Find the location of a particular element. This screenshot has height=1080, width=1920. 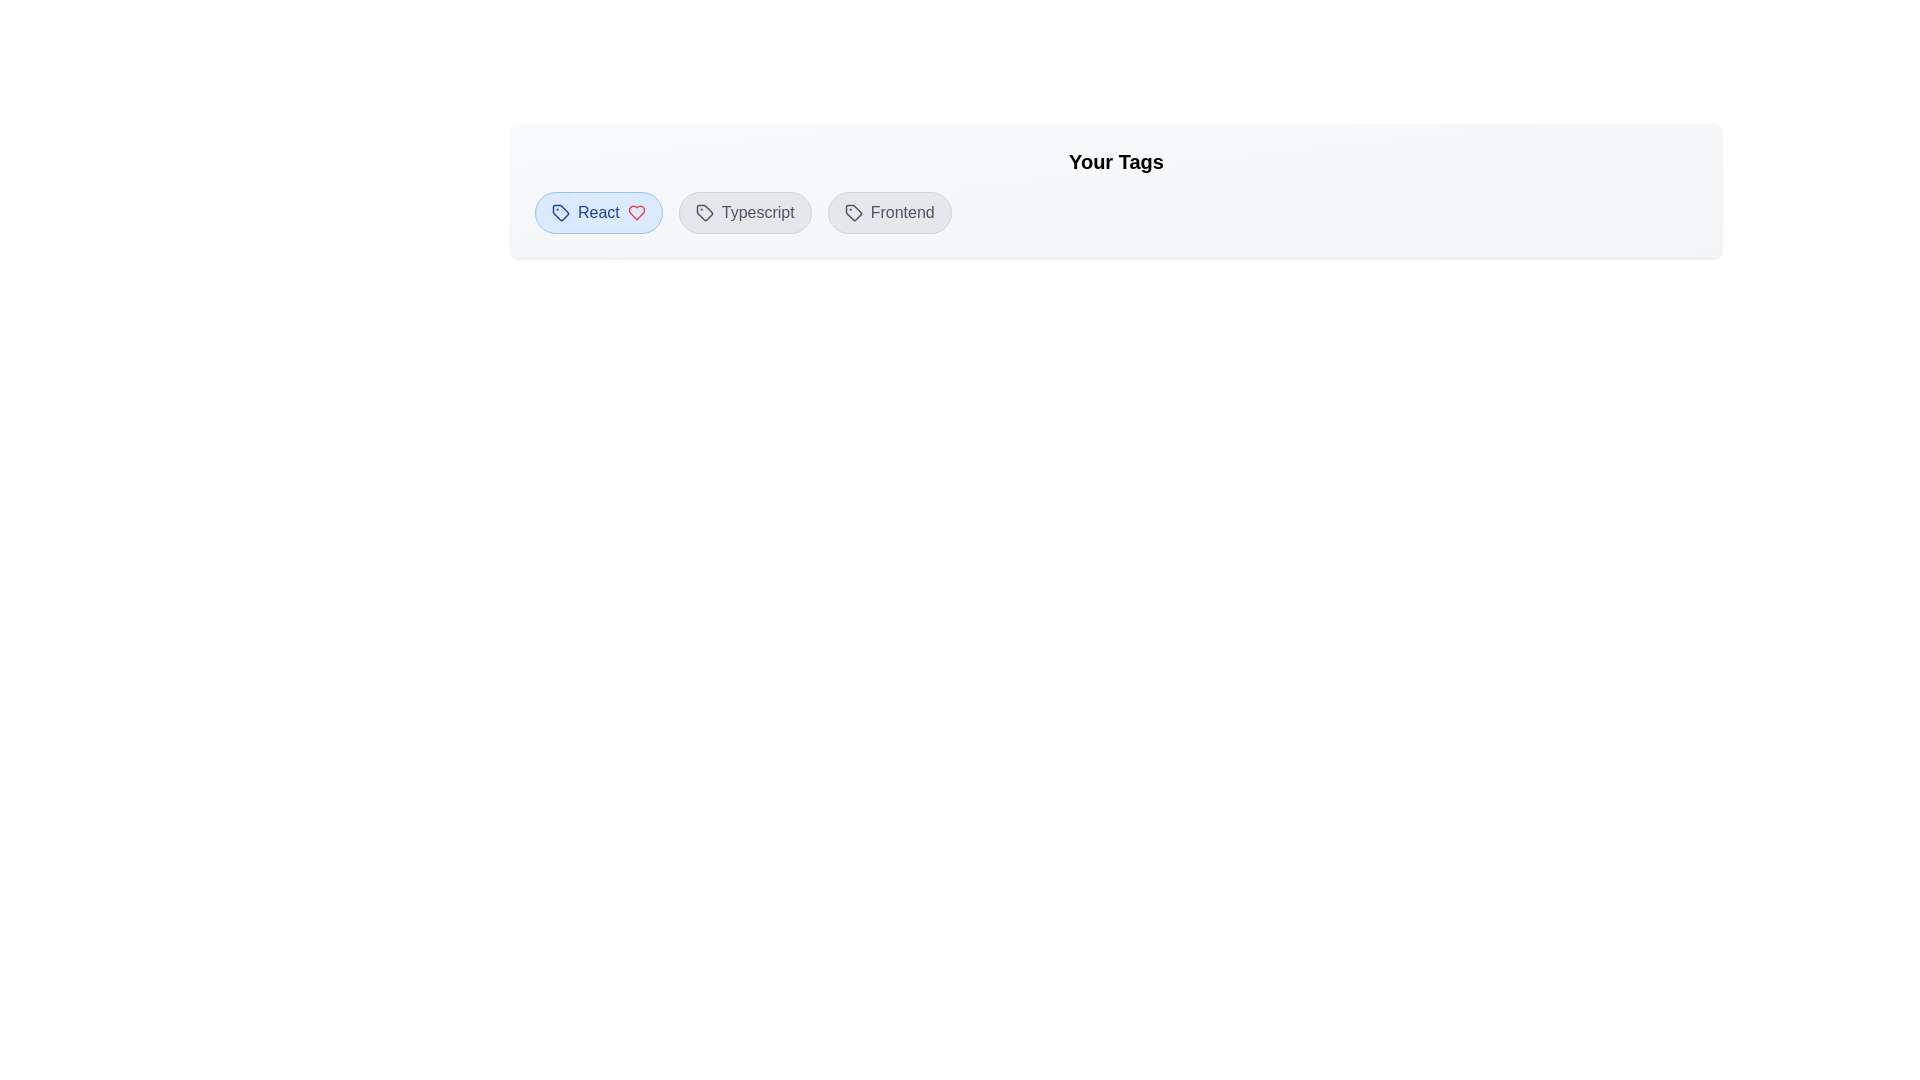

the decorative icon associated with the tag React is located at coordinates (560, 212).